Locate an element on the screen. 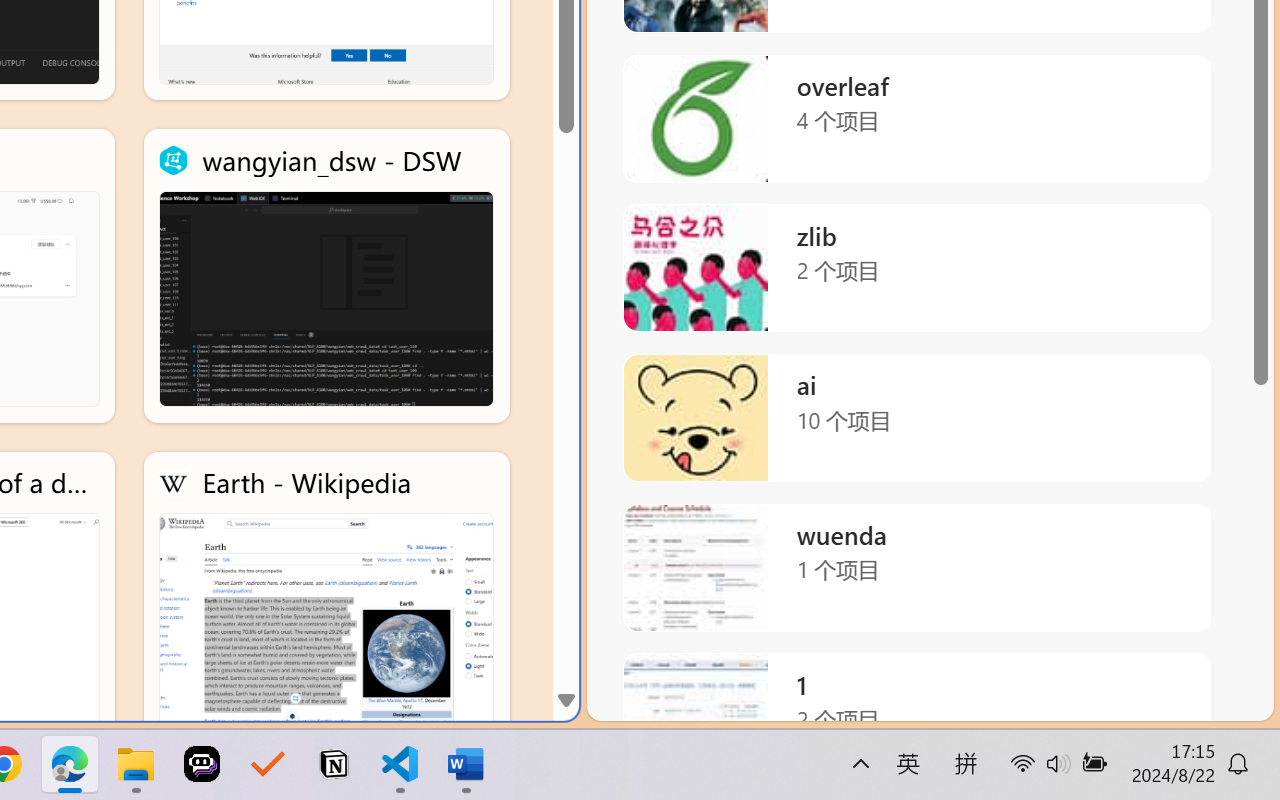 This screenshot has width=1280, height=800. 'Earth - Wikipedia' is located at coordinates (326, 597).